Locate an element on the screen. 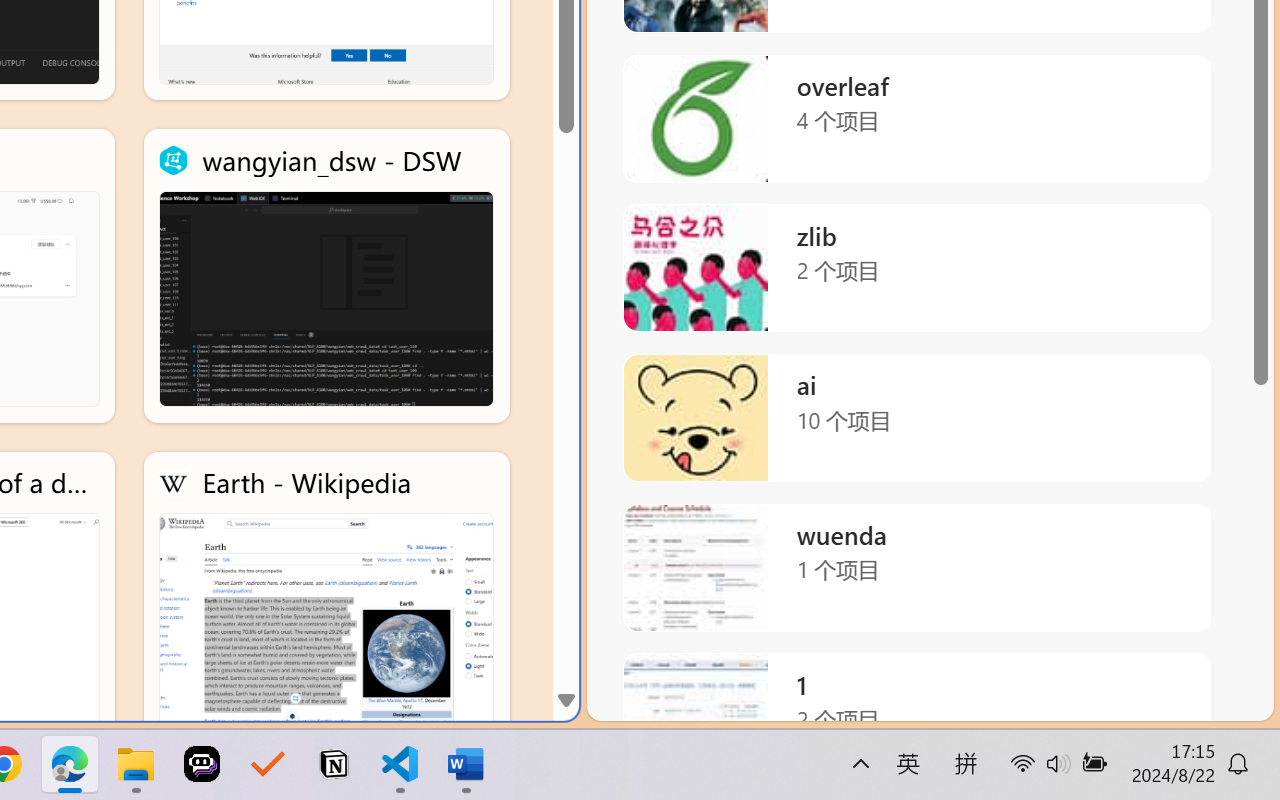 This screenshot has width=1280, height=800. 'Earth - Wikipedia' is located at coordinates (326, 597).